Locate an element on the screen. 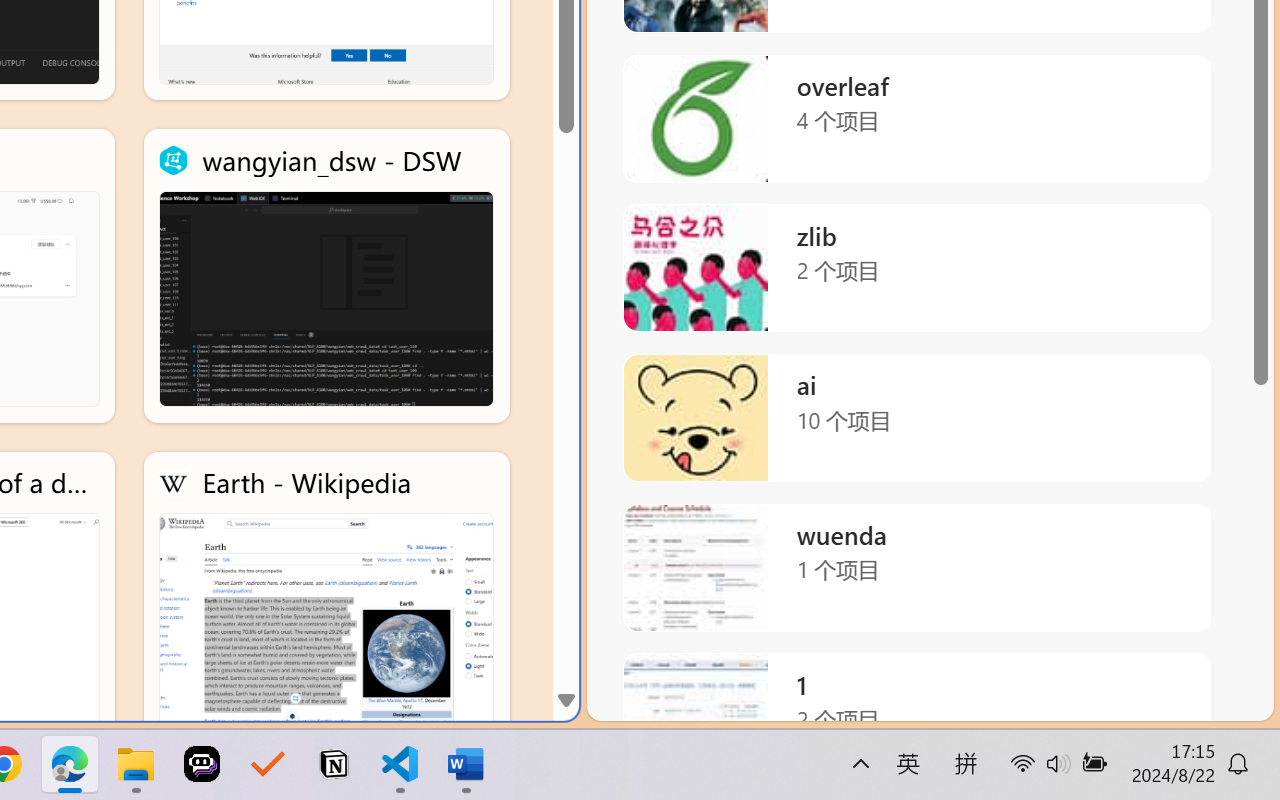 This screenshot has width=1280, height=800. 'Earth - Wikipedia' is located at coordinates (326, 597).